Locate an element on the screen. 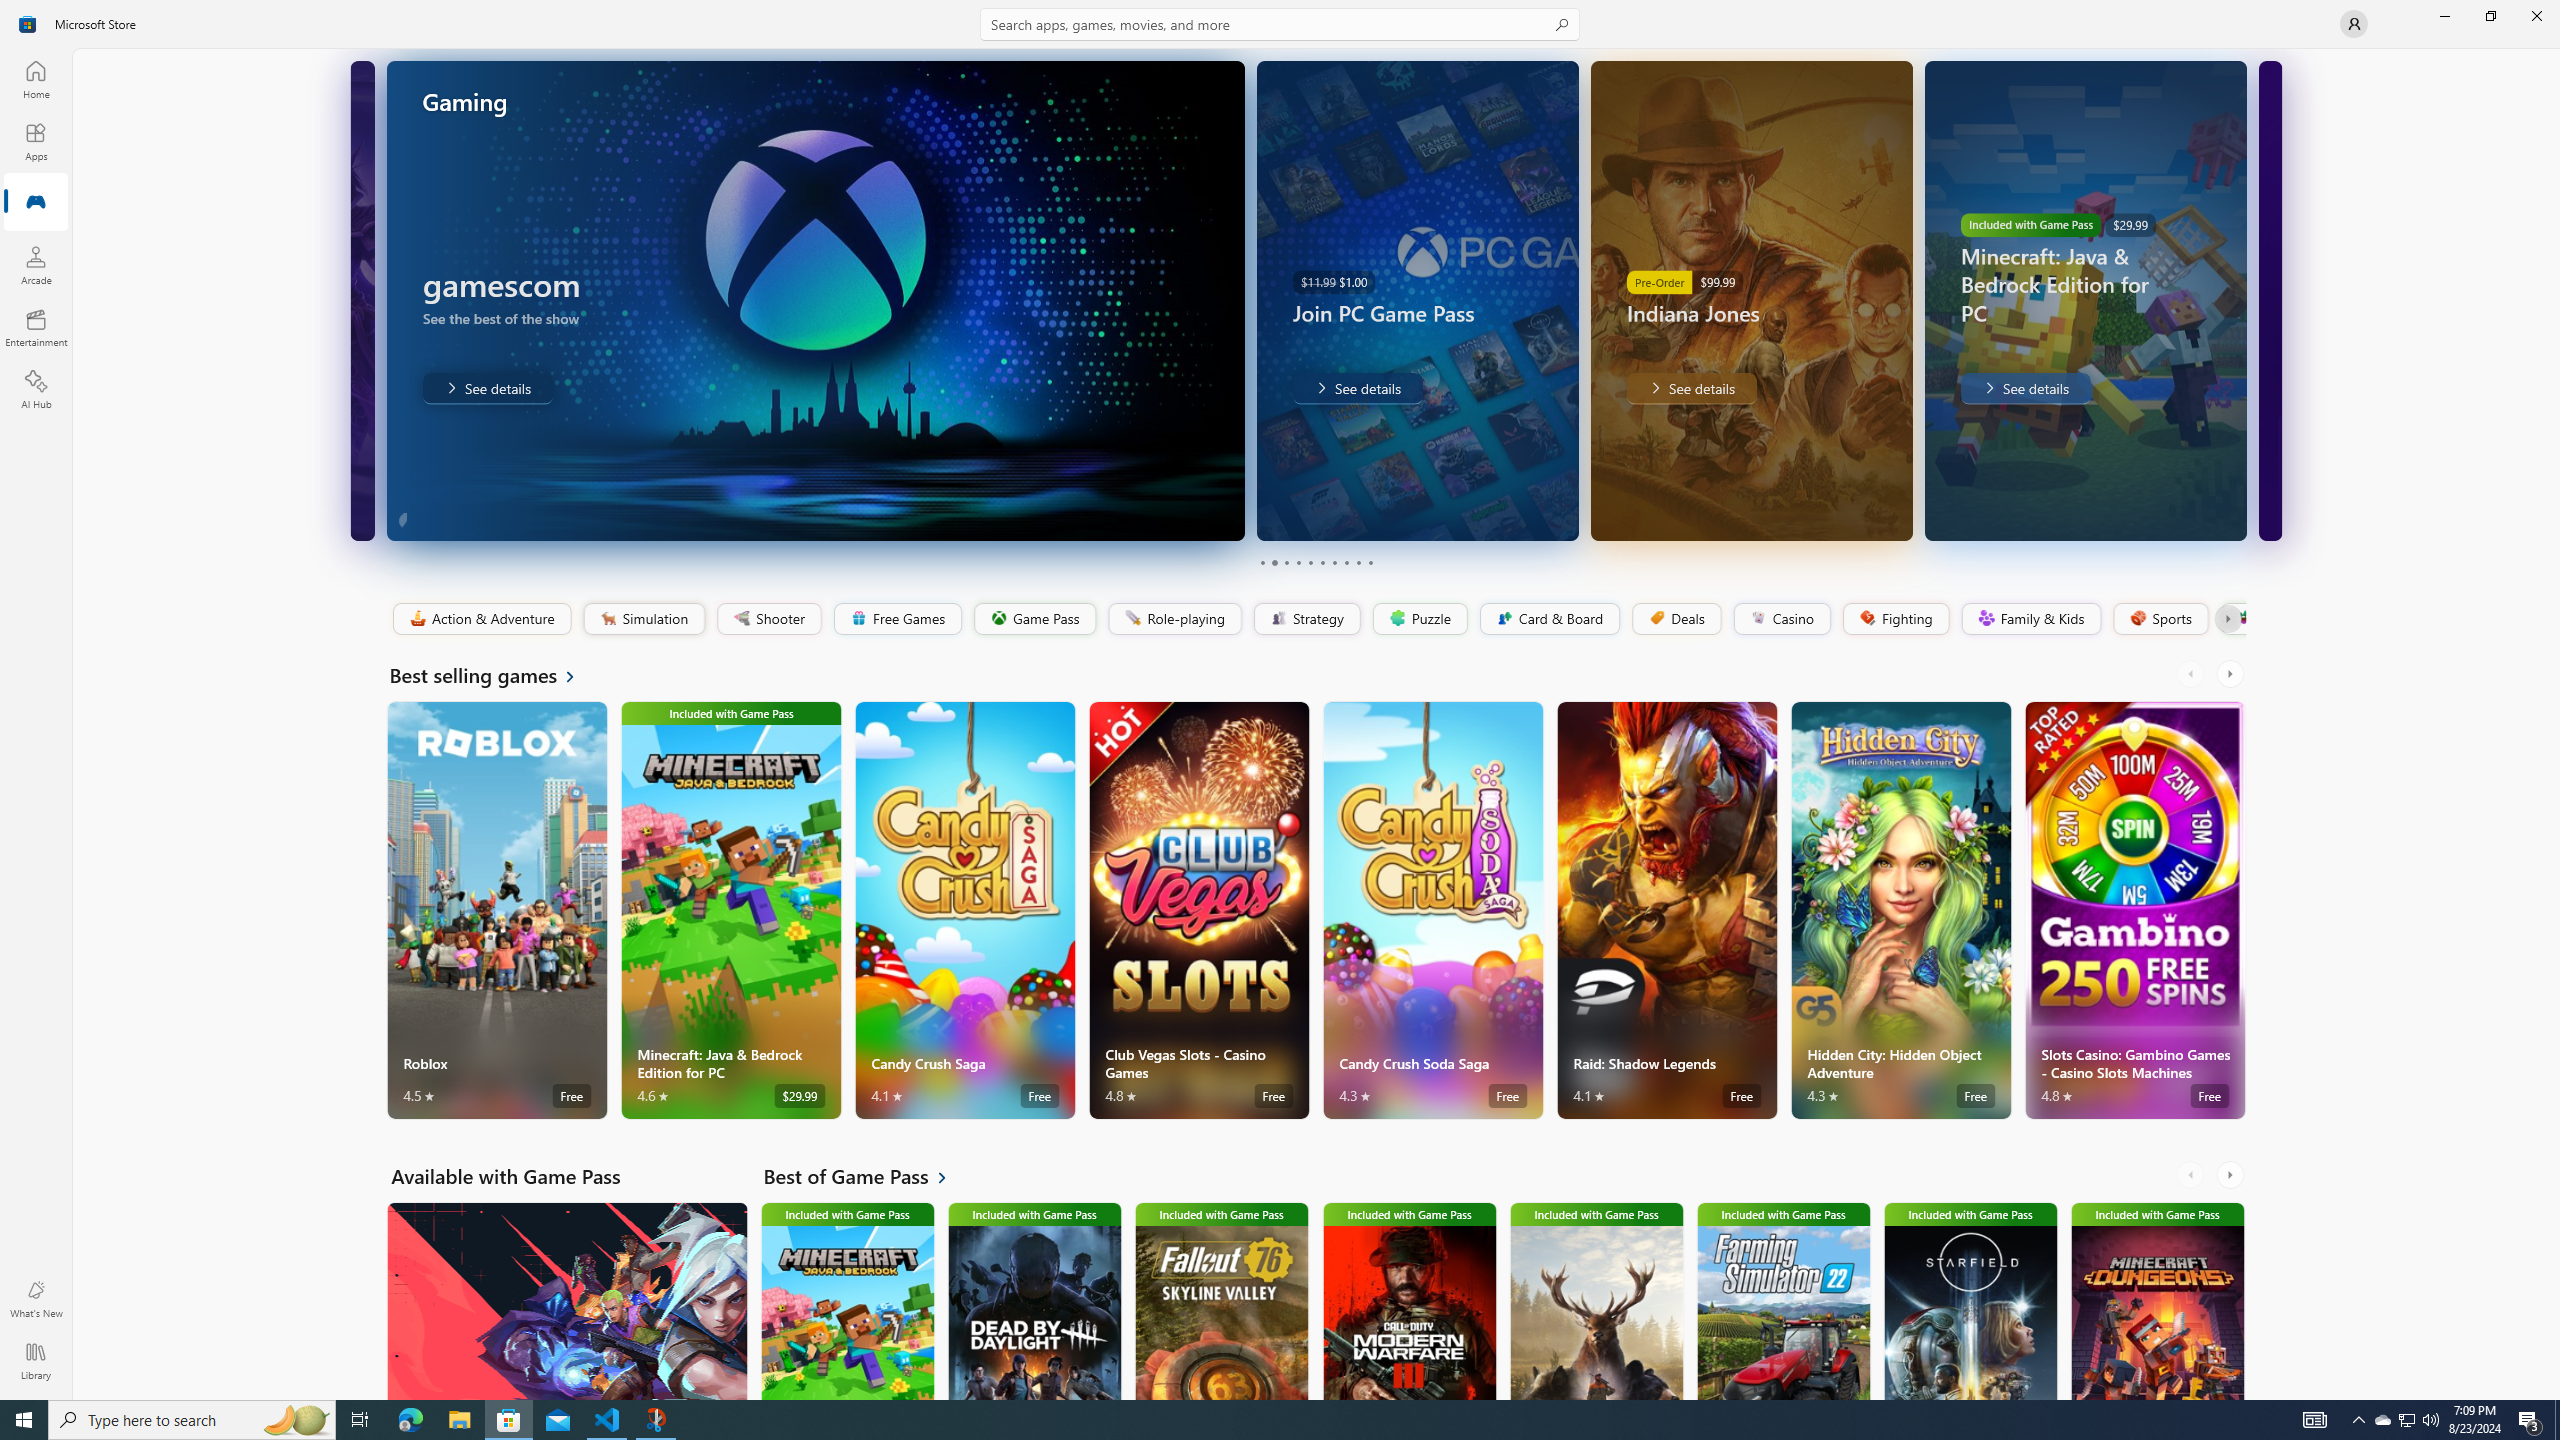 This screenshot has height=1440, width=2560. 'Puzzle' is located at coordinates (1418, 618).